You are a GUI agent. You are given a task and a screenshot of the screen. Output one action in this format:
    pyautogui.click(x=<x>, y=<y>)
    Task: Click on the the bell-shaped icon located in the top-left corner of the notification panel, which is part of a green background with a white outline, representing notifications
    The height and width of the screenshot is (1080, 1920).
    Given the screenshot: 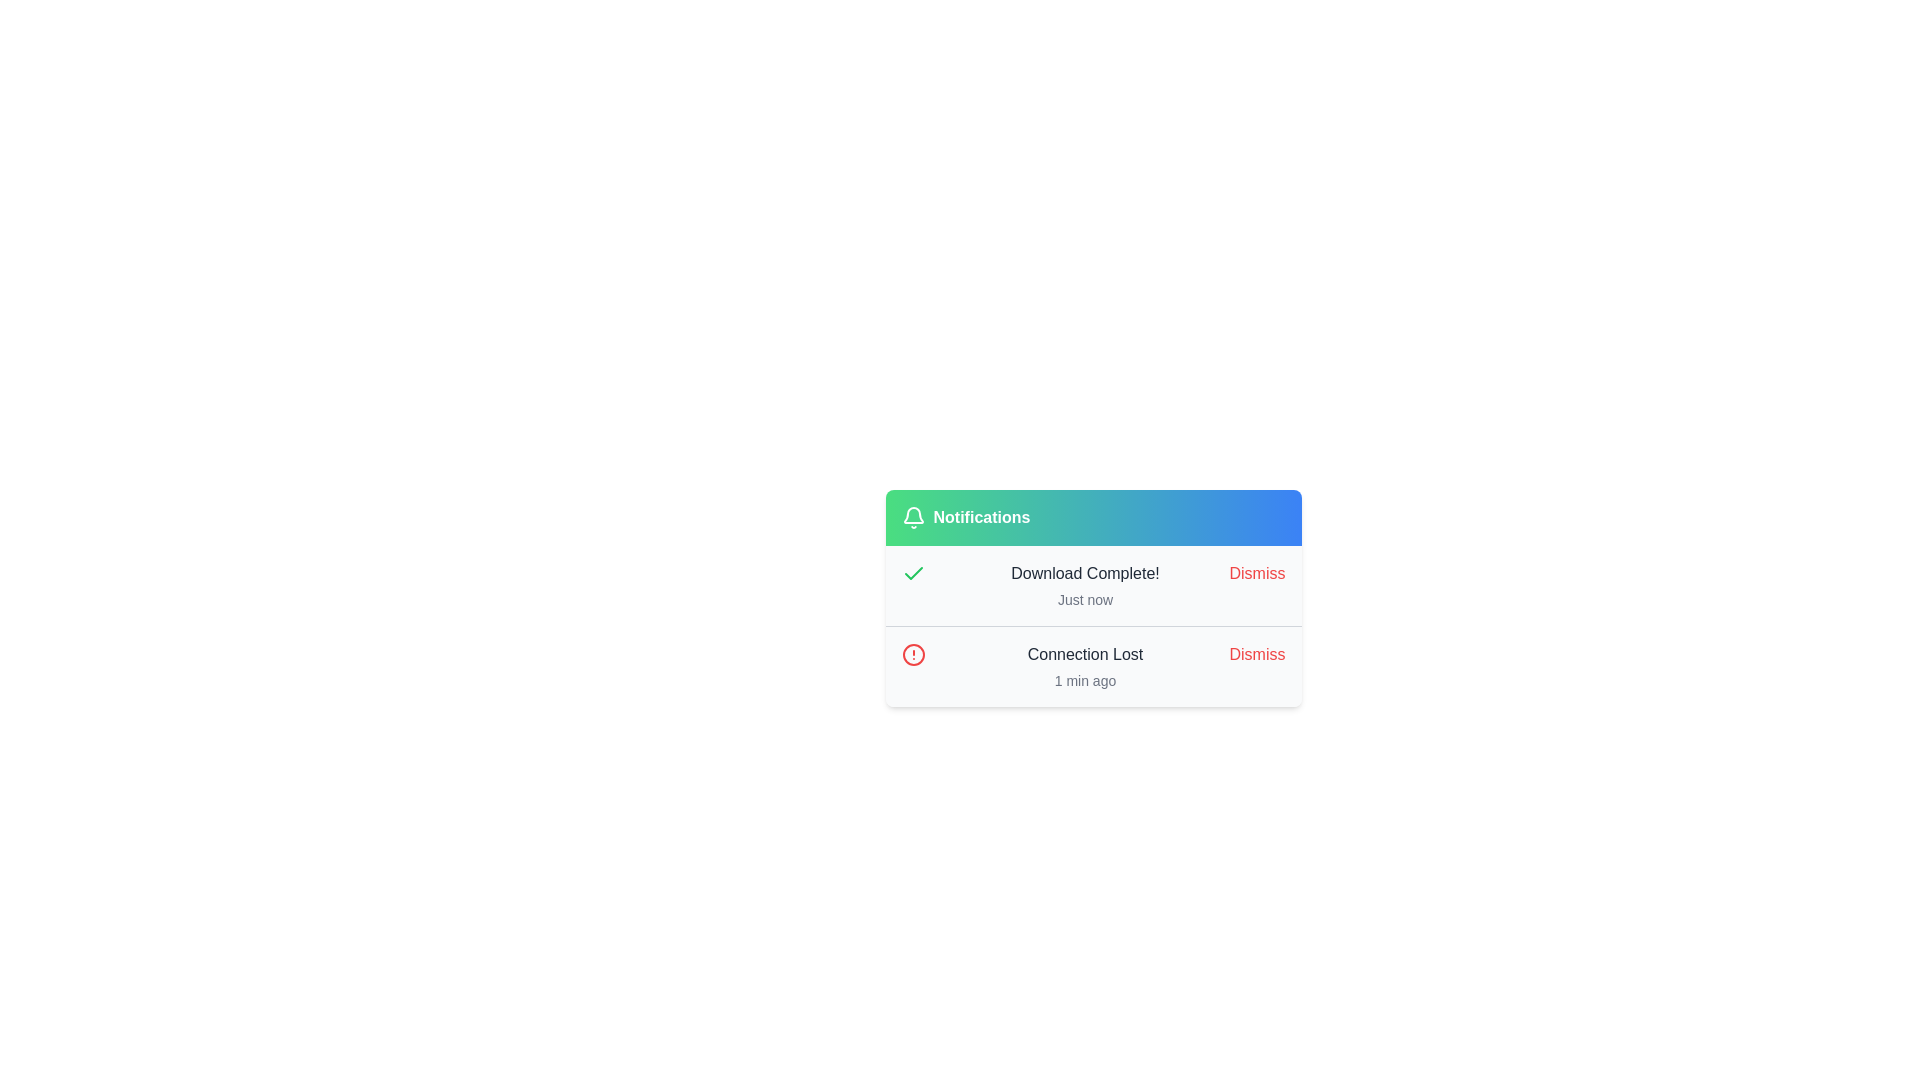 What is the action you would take?
    pyautogui.click(x=912, y=514)
    